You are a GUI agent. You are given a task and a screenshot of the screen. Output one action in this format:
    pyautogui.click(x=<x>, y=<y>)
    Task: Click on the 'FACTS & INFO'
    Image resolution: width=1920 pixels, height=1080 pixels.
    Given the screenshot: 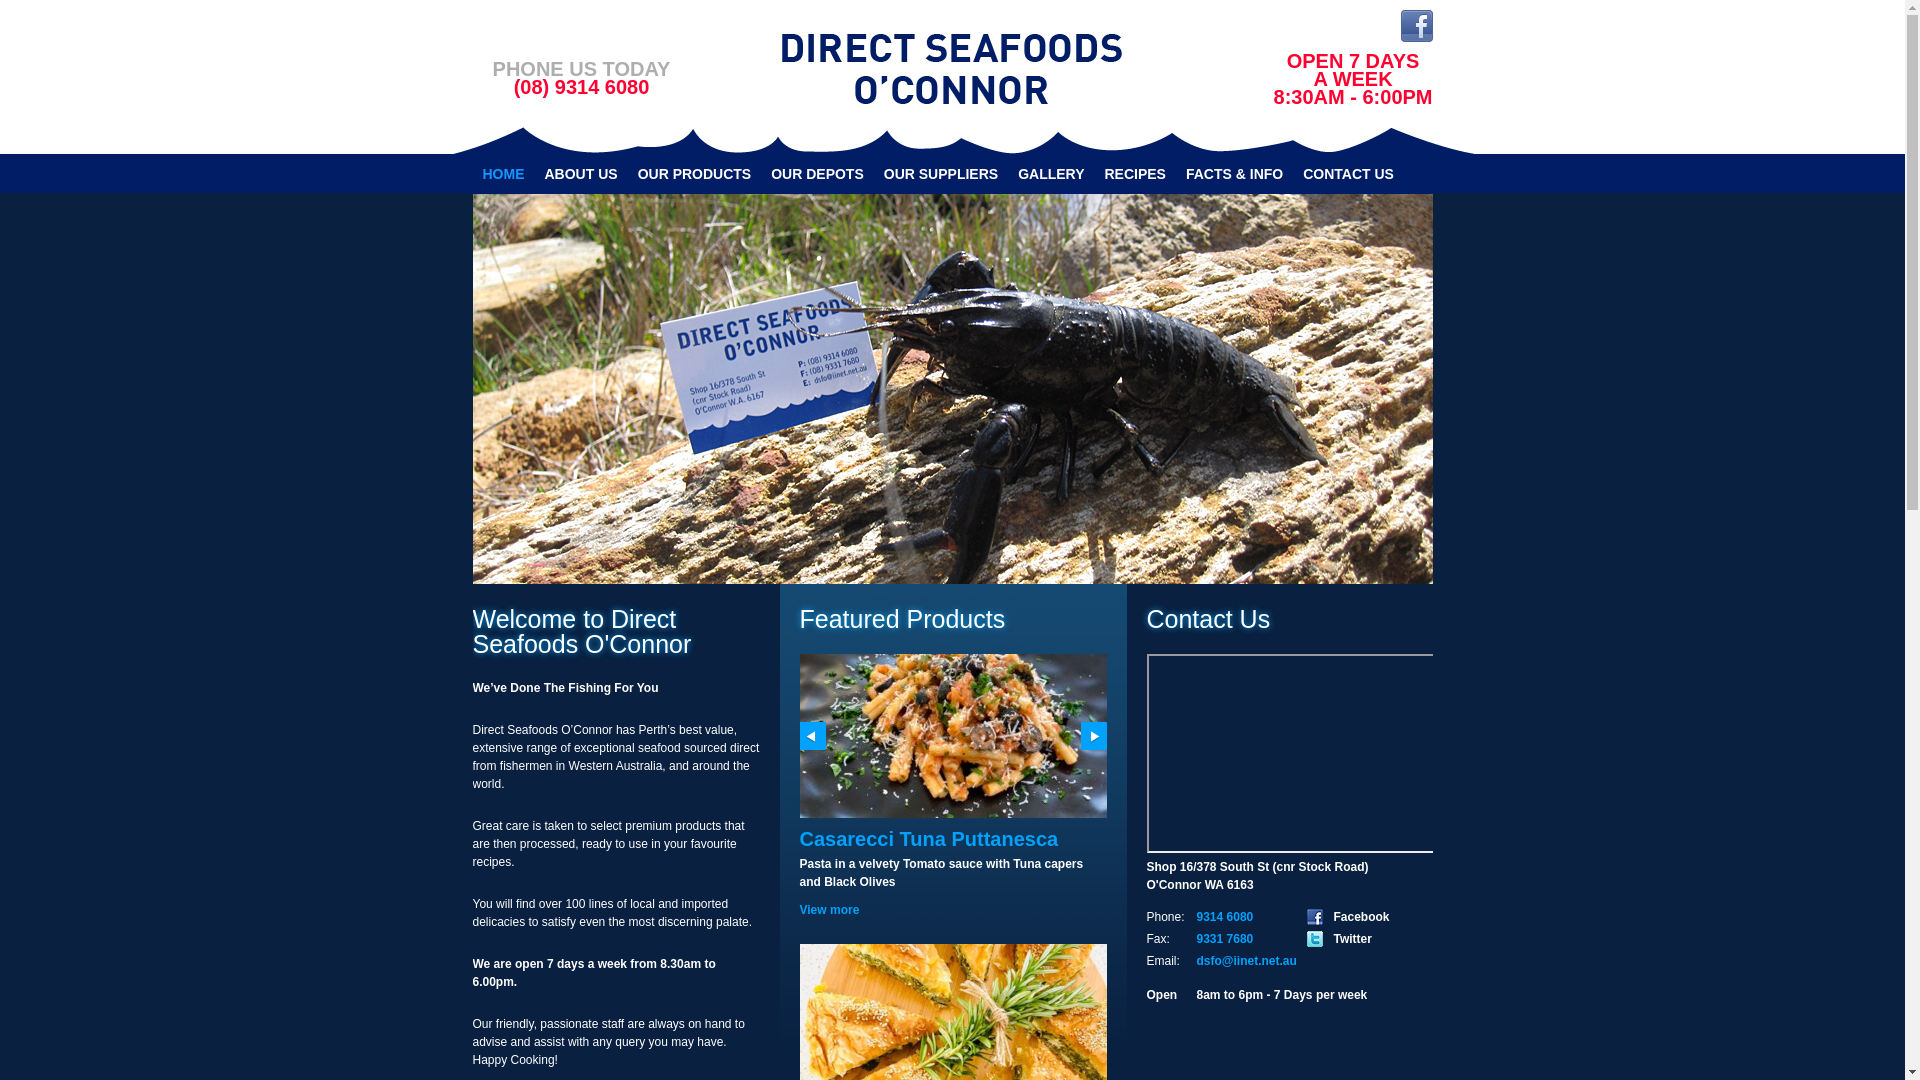 What is the action you would take?
    pyautogui.click(x=1233, y=172)
    